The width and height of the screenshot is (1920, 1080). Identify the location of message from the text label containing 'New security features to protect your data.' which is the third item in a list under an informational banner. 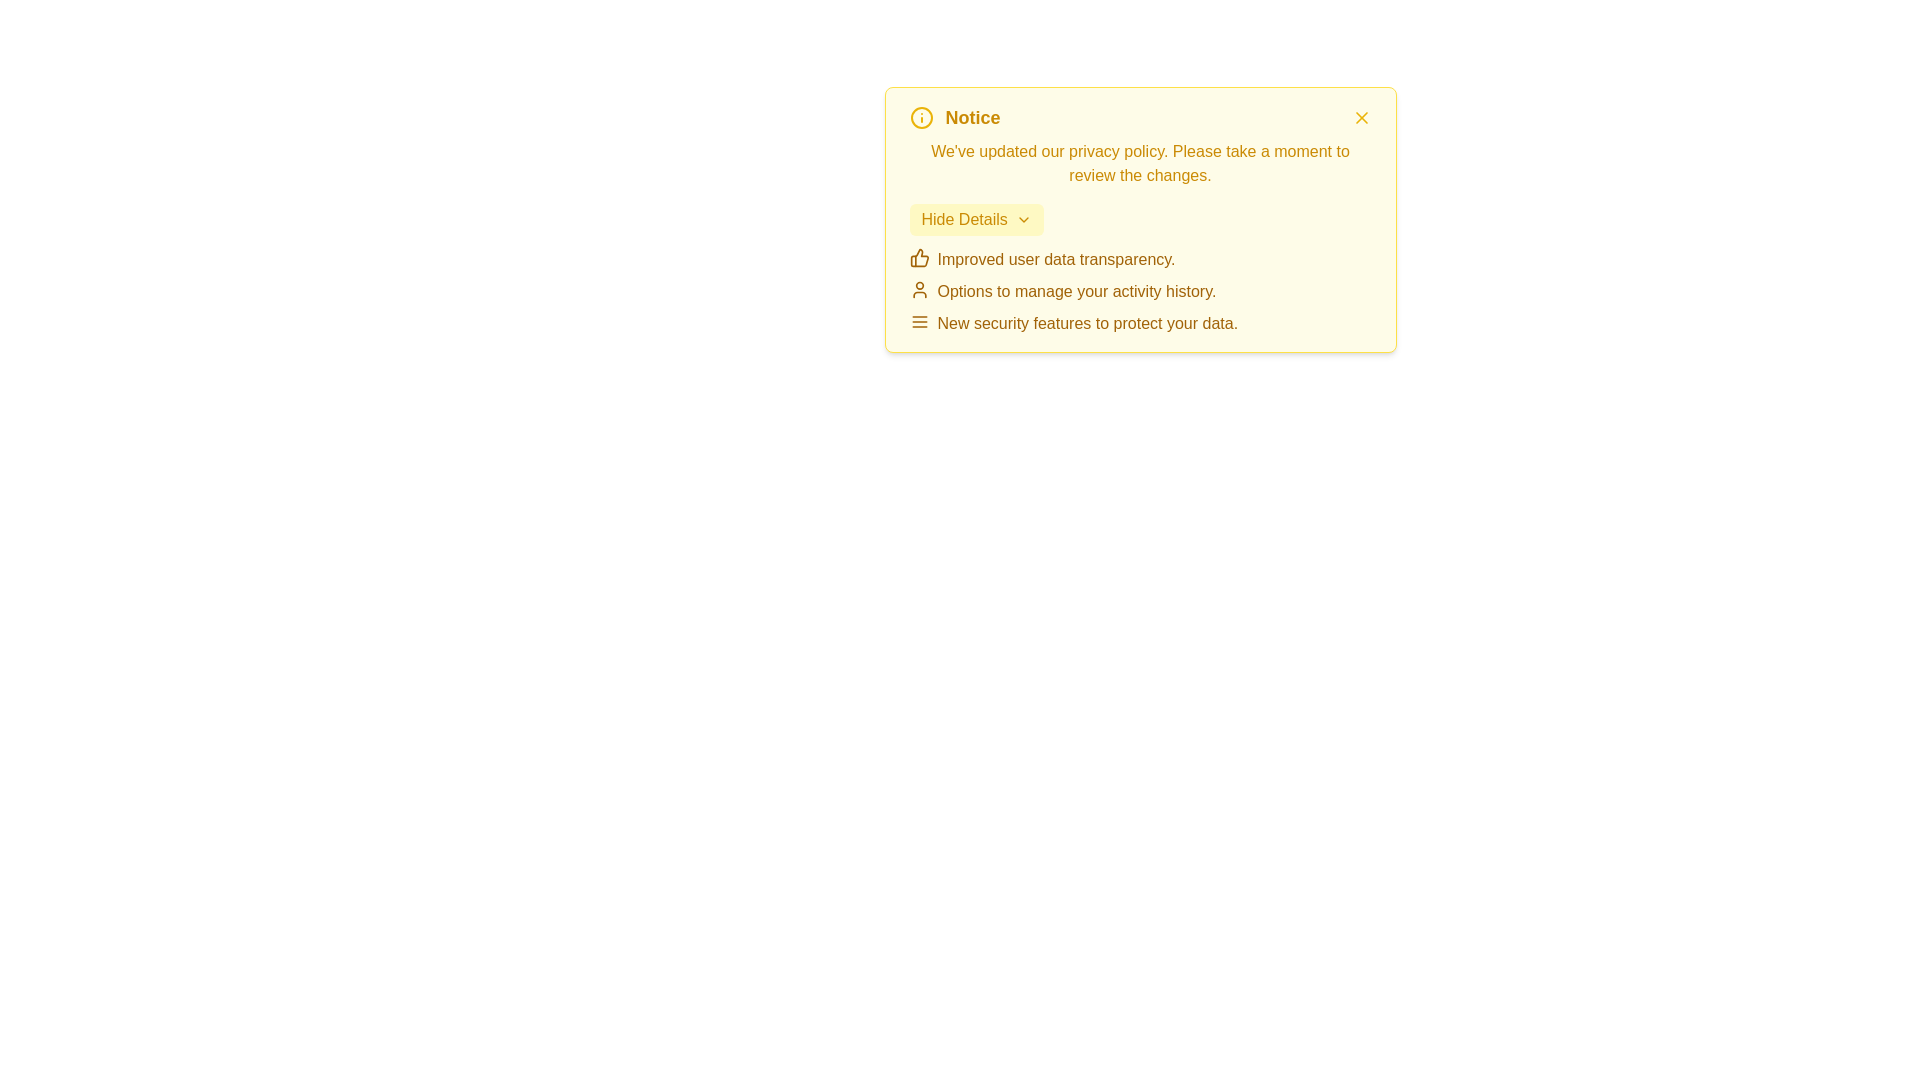
(1086, 323).